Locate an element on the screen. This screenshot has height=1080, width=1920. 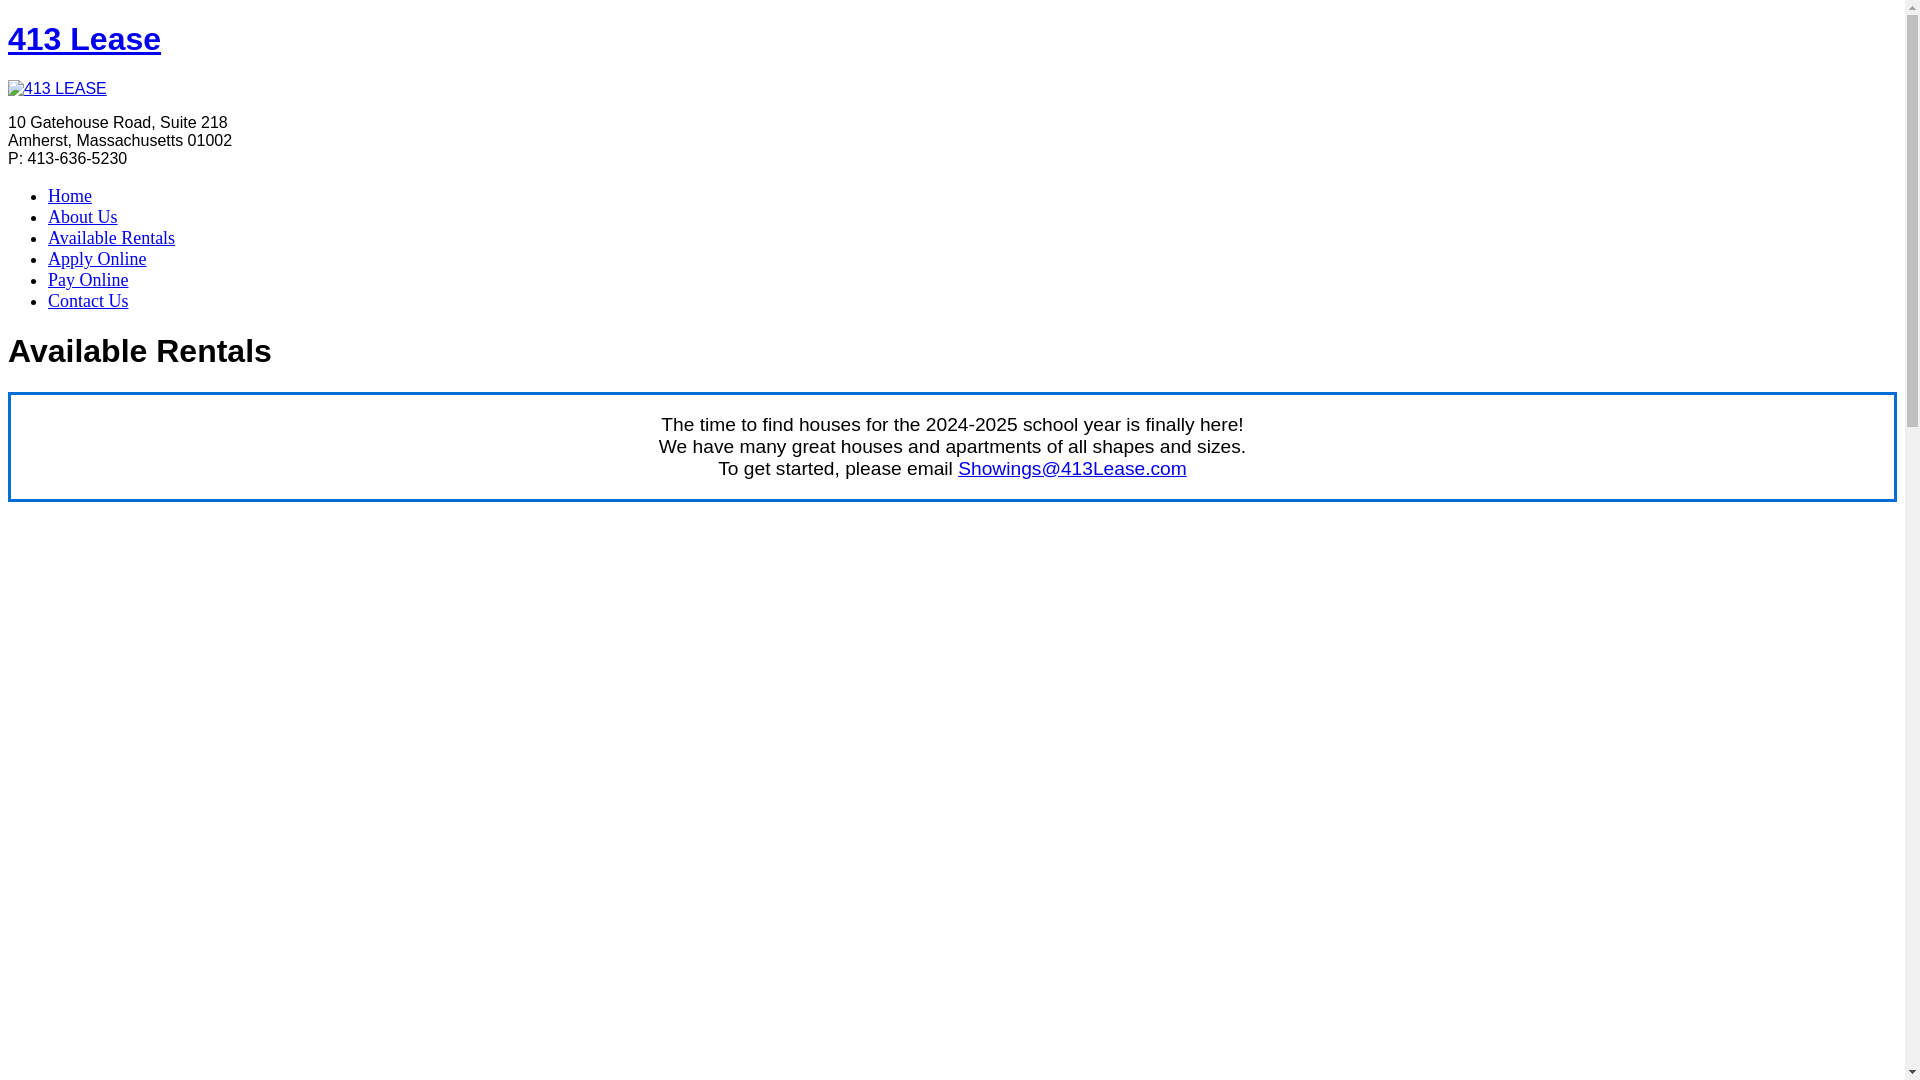
'Apply Online' is located at coordinates (96, 257).